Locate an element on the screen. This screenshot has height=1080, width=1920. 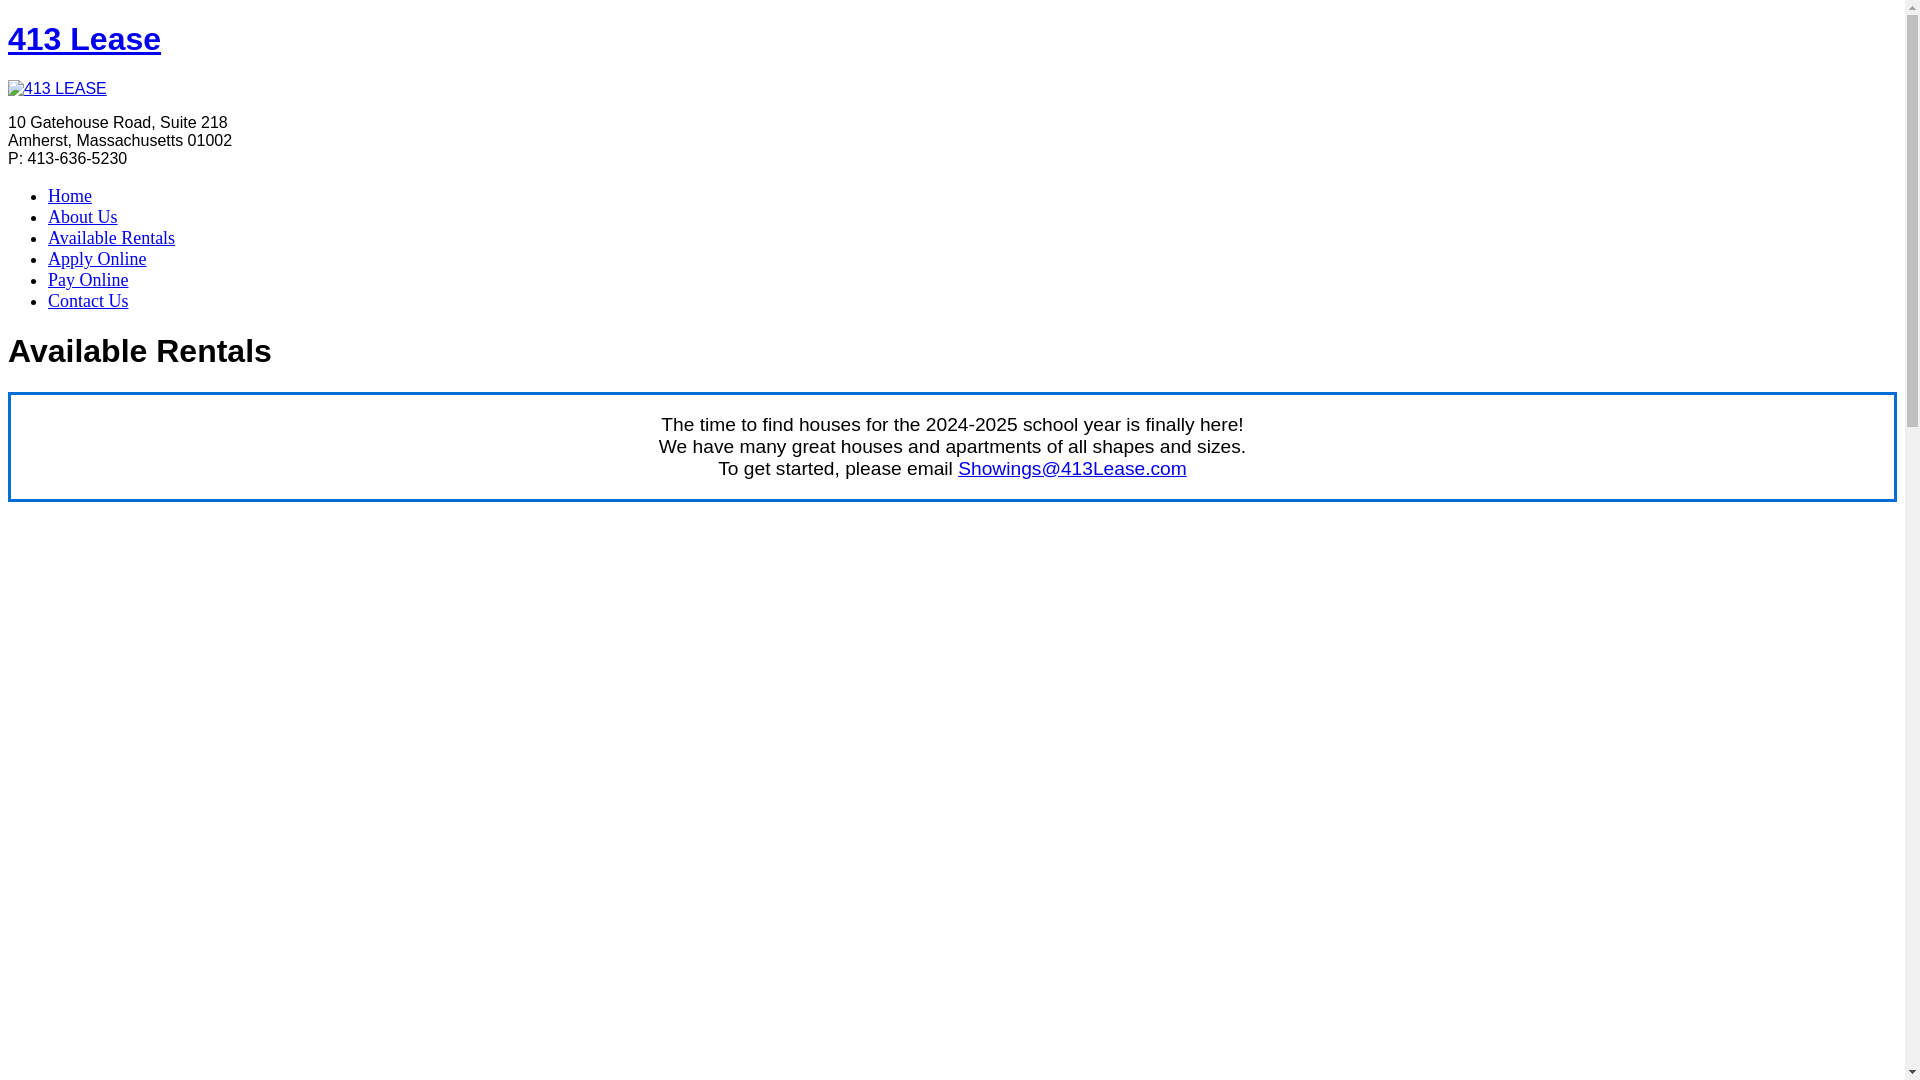
'Apply Online' is located at coordinates (96, 257).